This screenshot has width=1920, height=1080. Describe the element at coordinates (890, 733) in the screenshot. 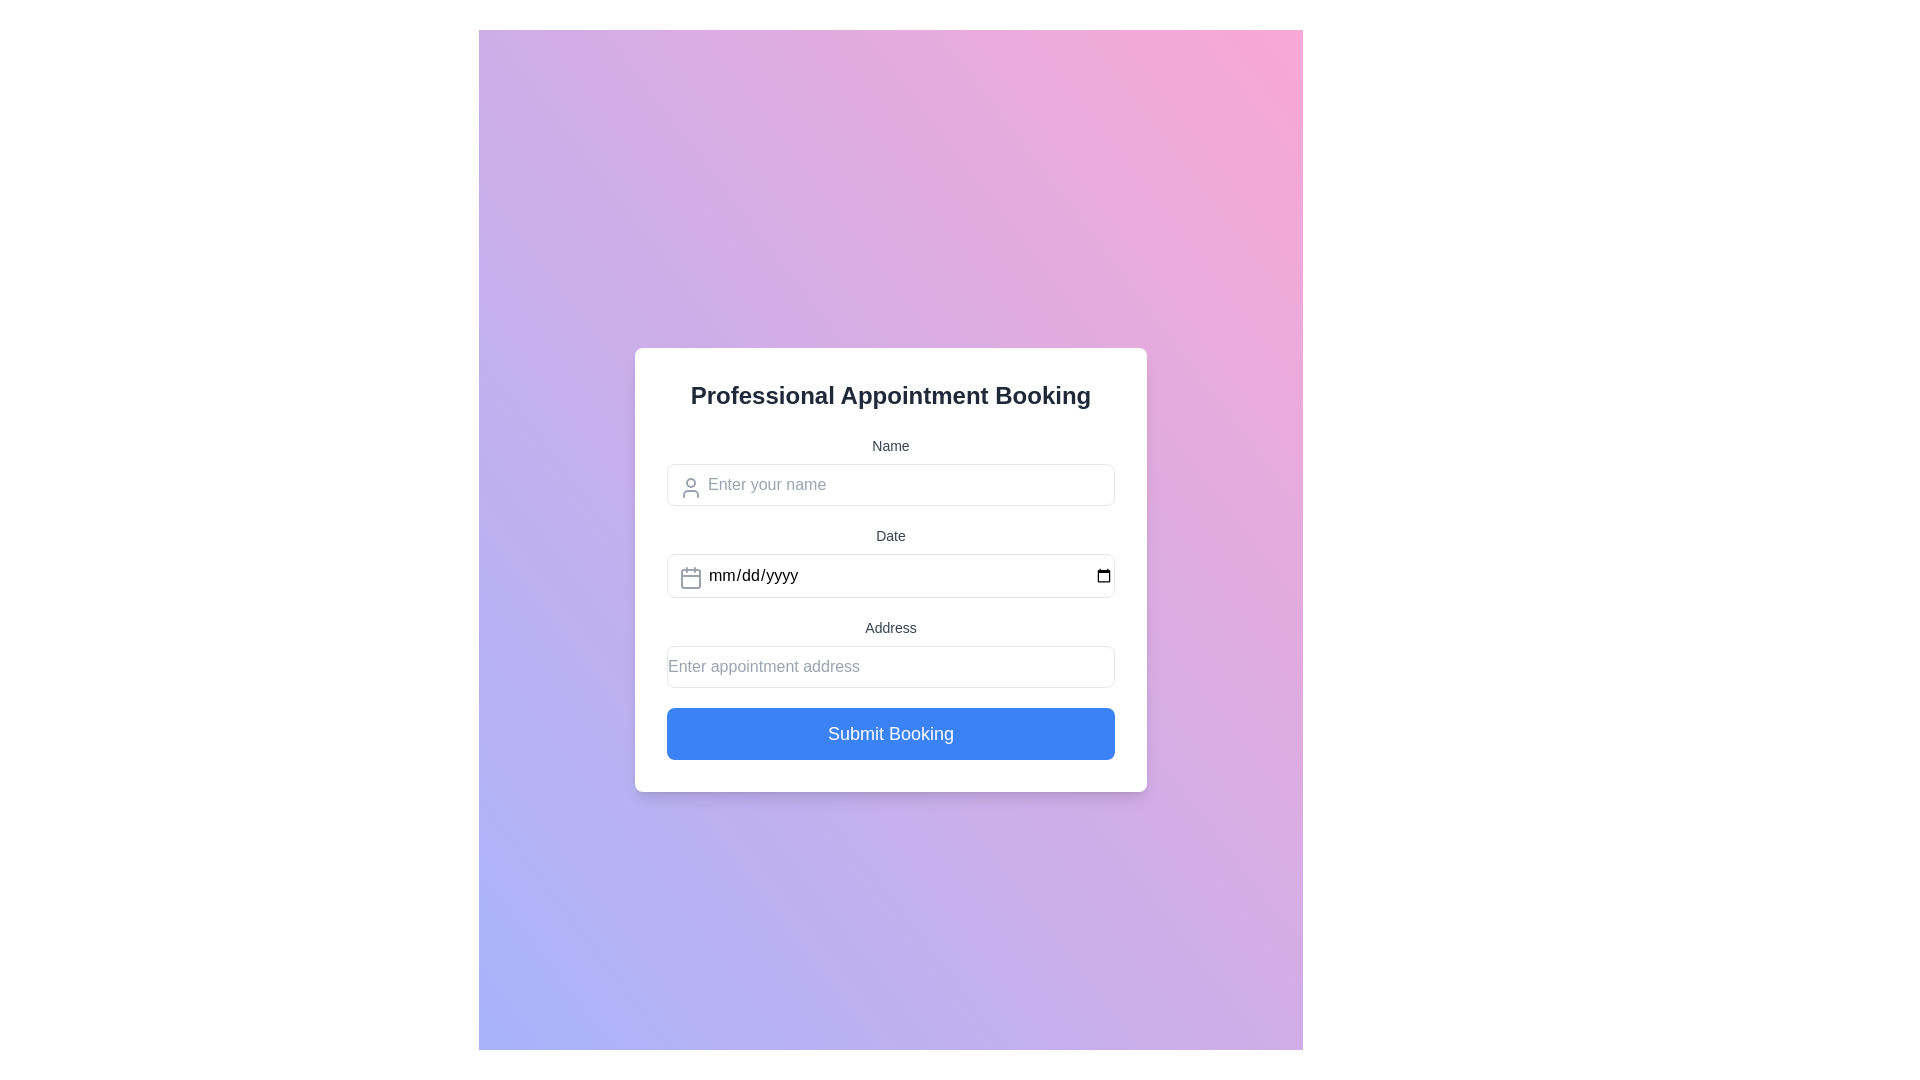

I see `the 'Submit Booking' button, which is a rectangular button with rounded corners, a blue background, and white text, located at the bottom of the form` at that location.